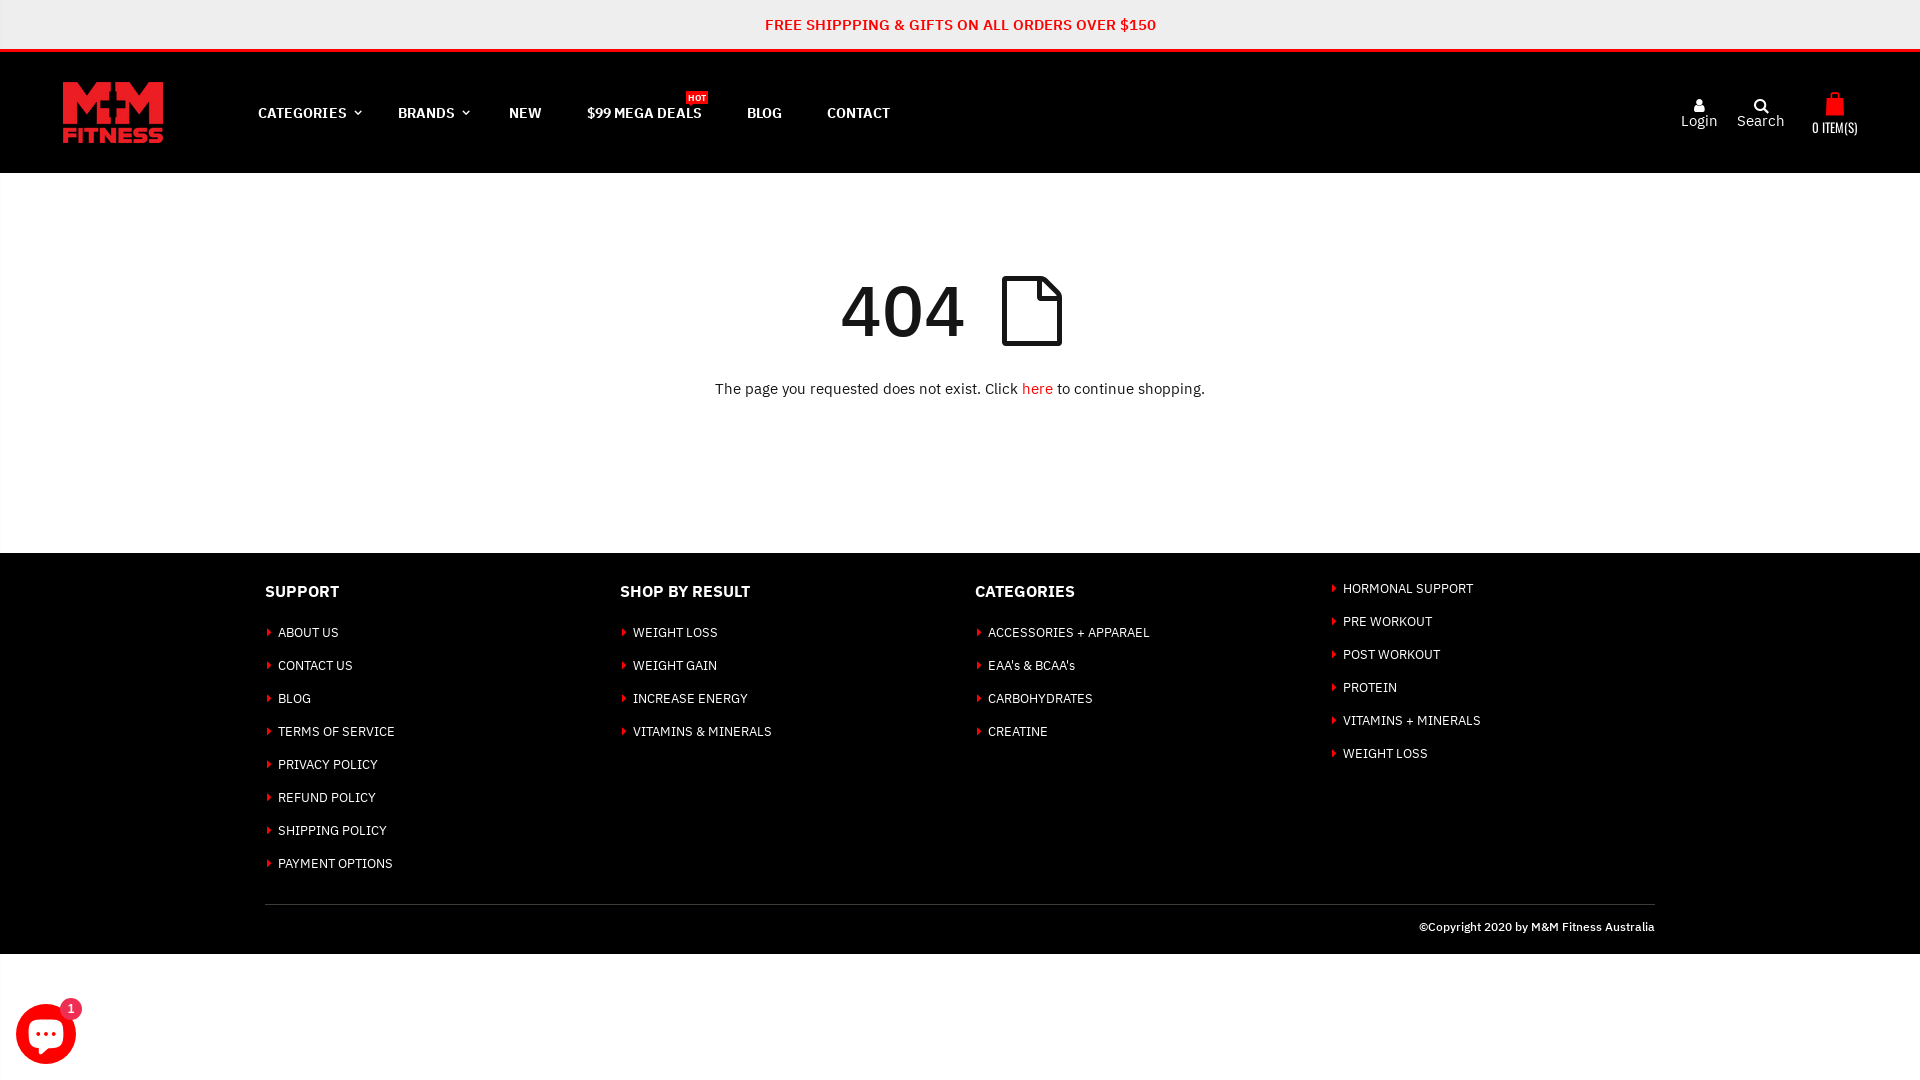  What do you see at coordinates (1390, 654) in the screenshot?
I see `'POST WORKOUT'` at bounding box center [1390, 654].